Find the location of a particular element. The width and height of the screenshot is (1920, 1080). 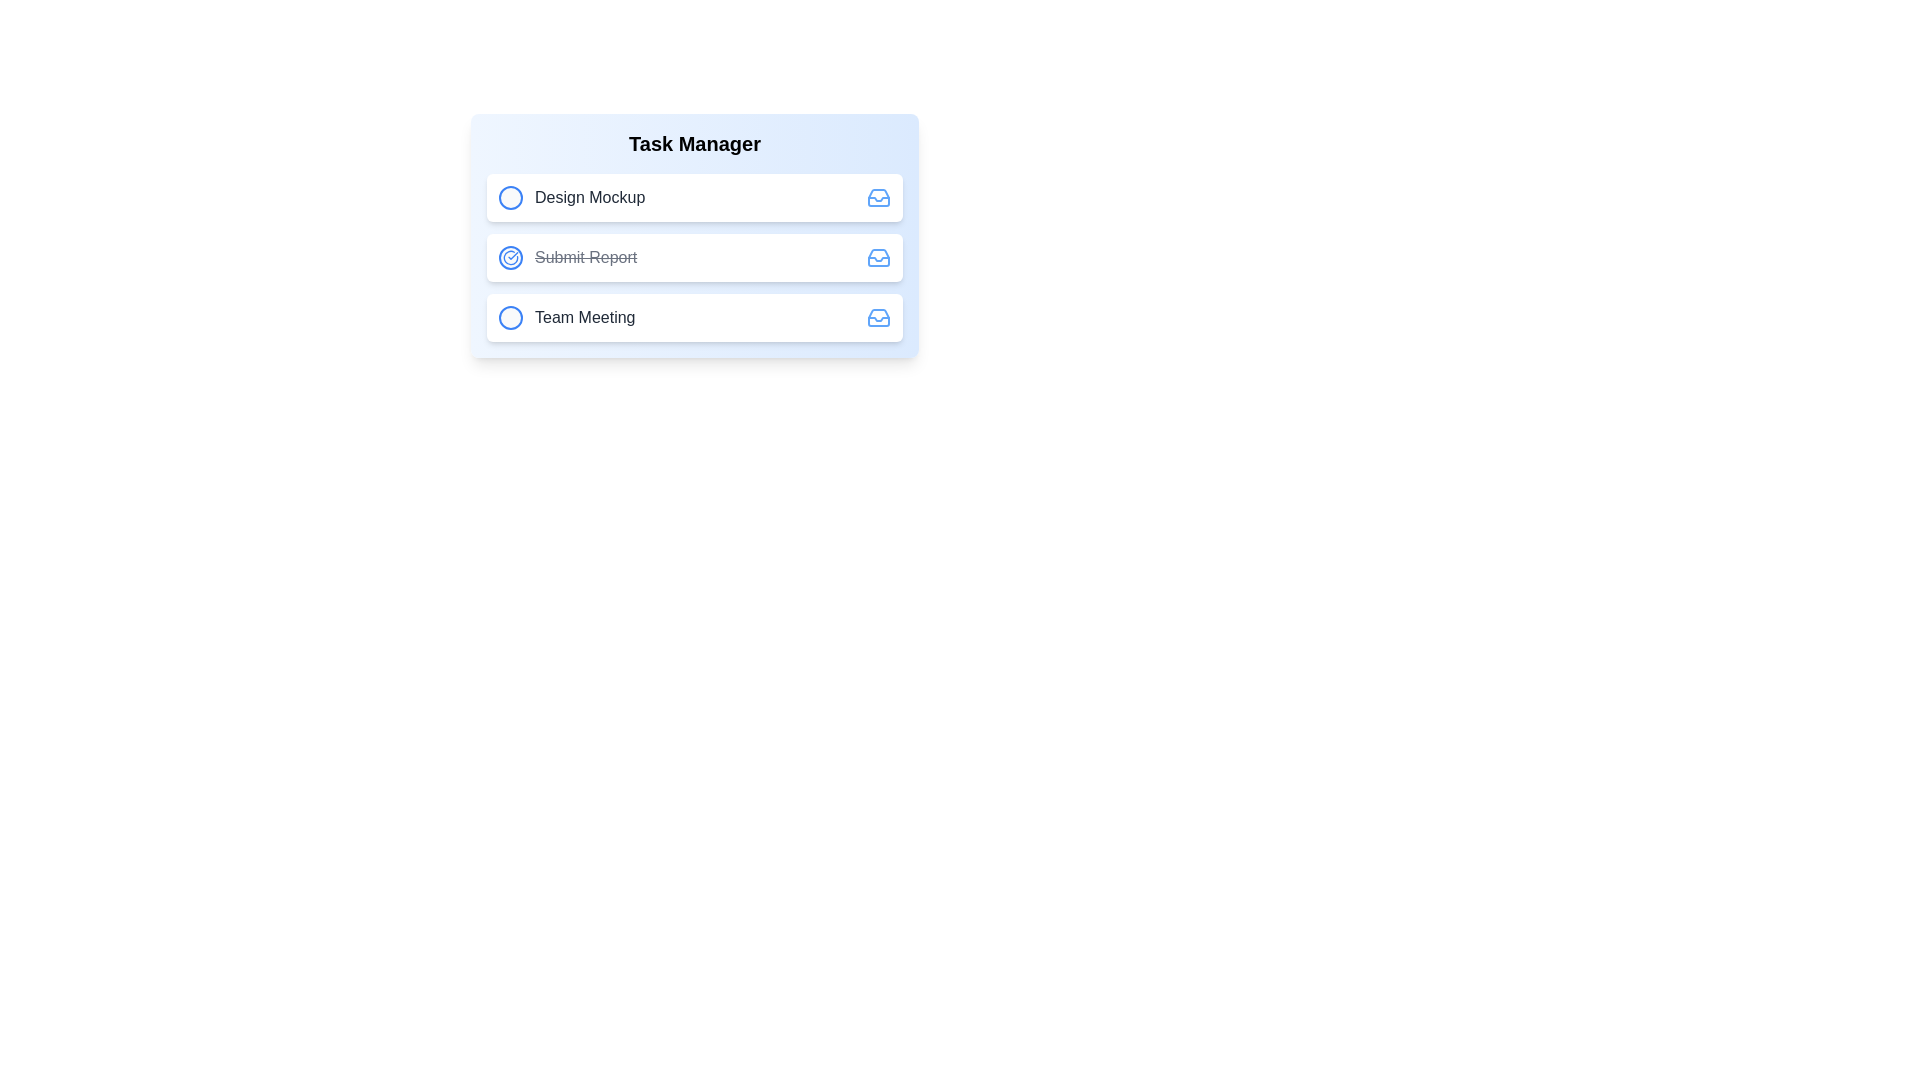

the task item to inspect its details is located at coordinates (695, 197).